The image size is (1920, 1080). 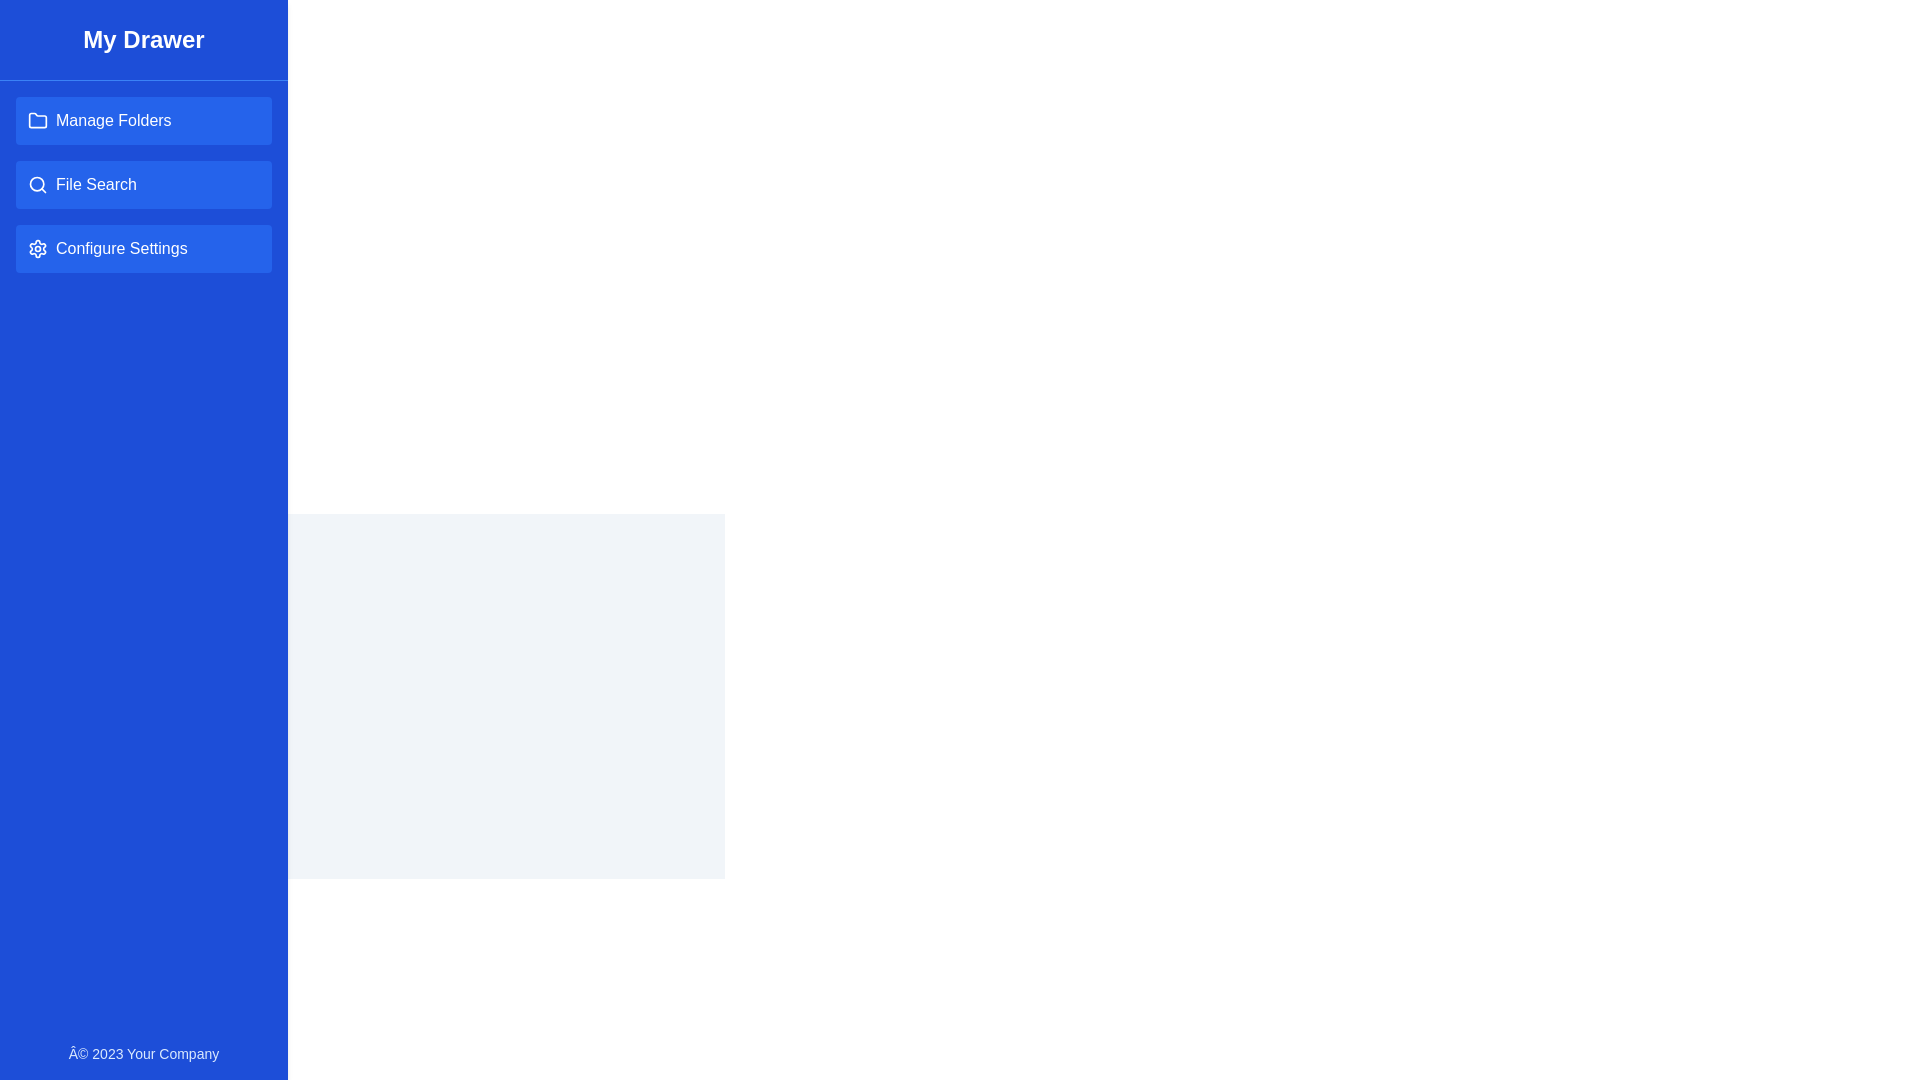 I want to click on the navigation item Configure Settings in the drawer, so click(x=143, y=248).